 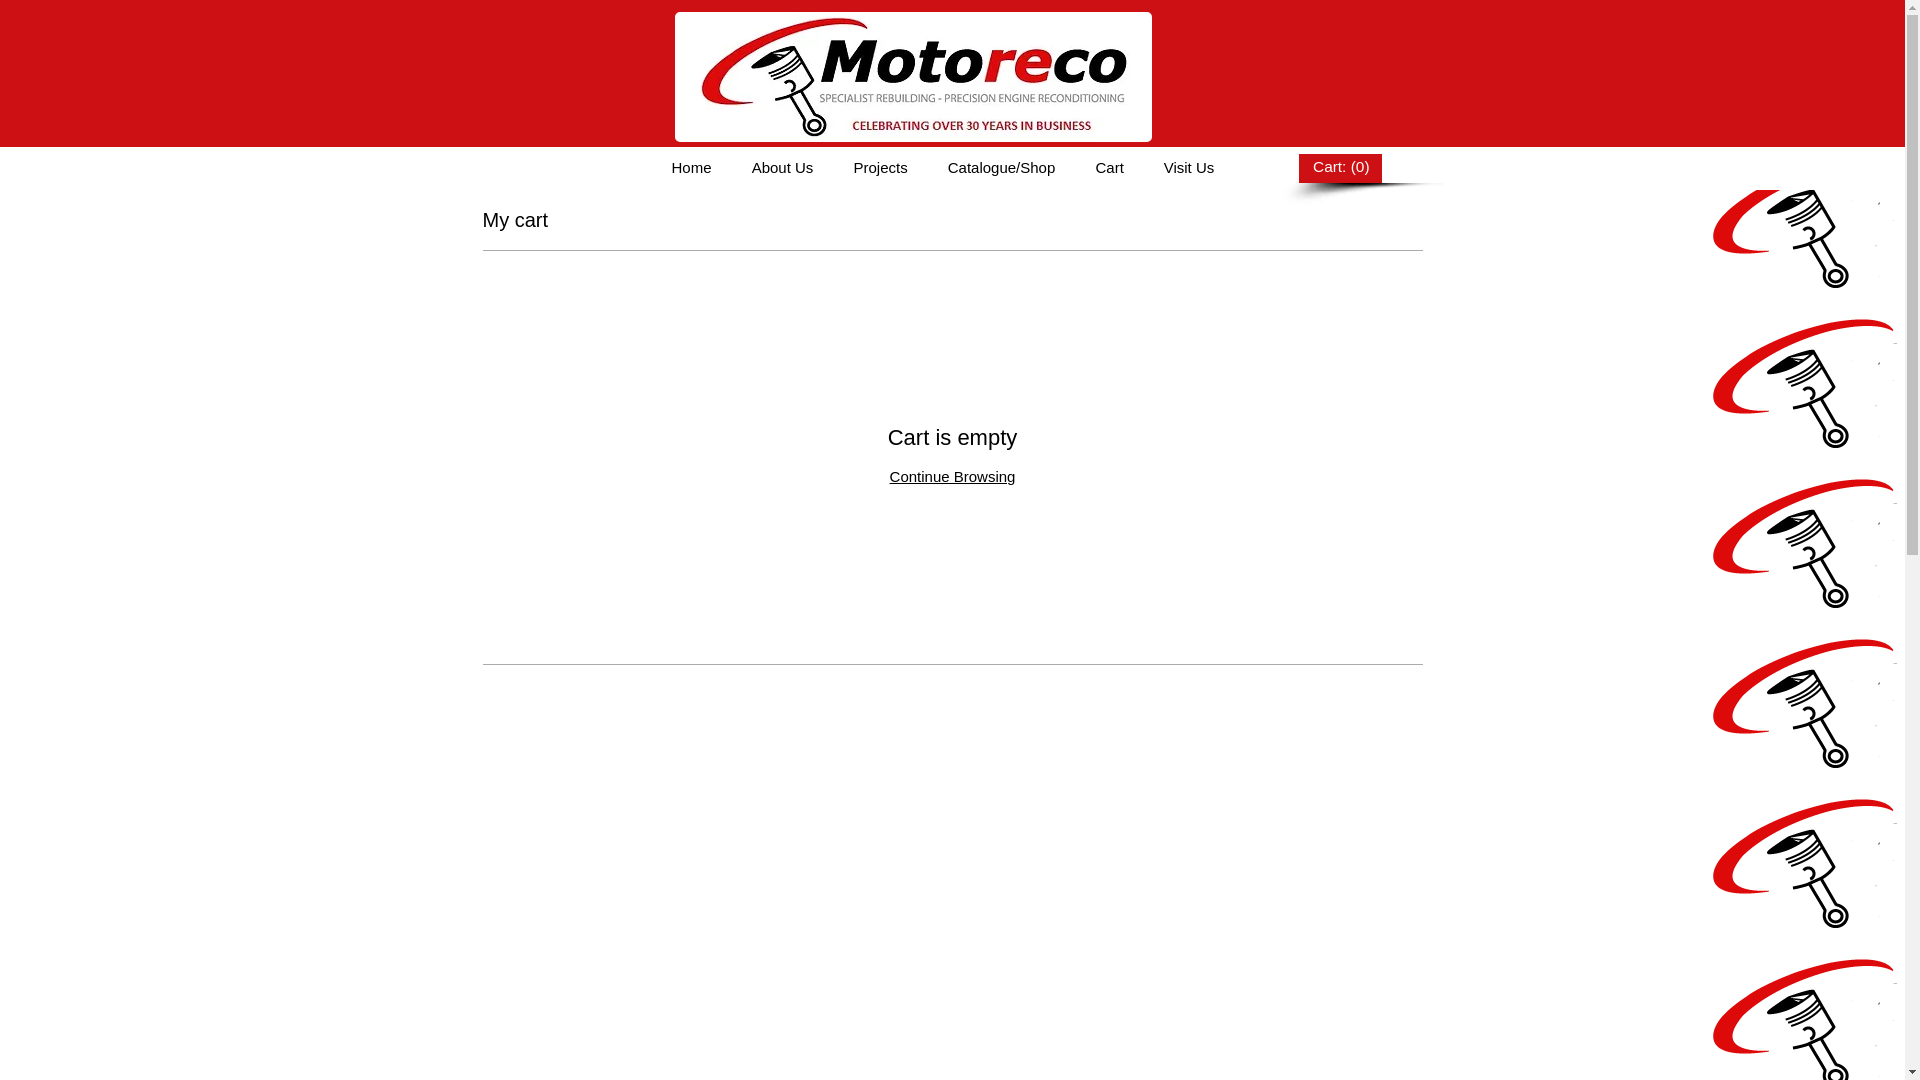 What do you see at coordinates (834, 167) in the screenshot?
I see `'Projects'` at bounding box center [834, 167].